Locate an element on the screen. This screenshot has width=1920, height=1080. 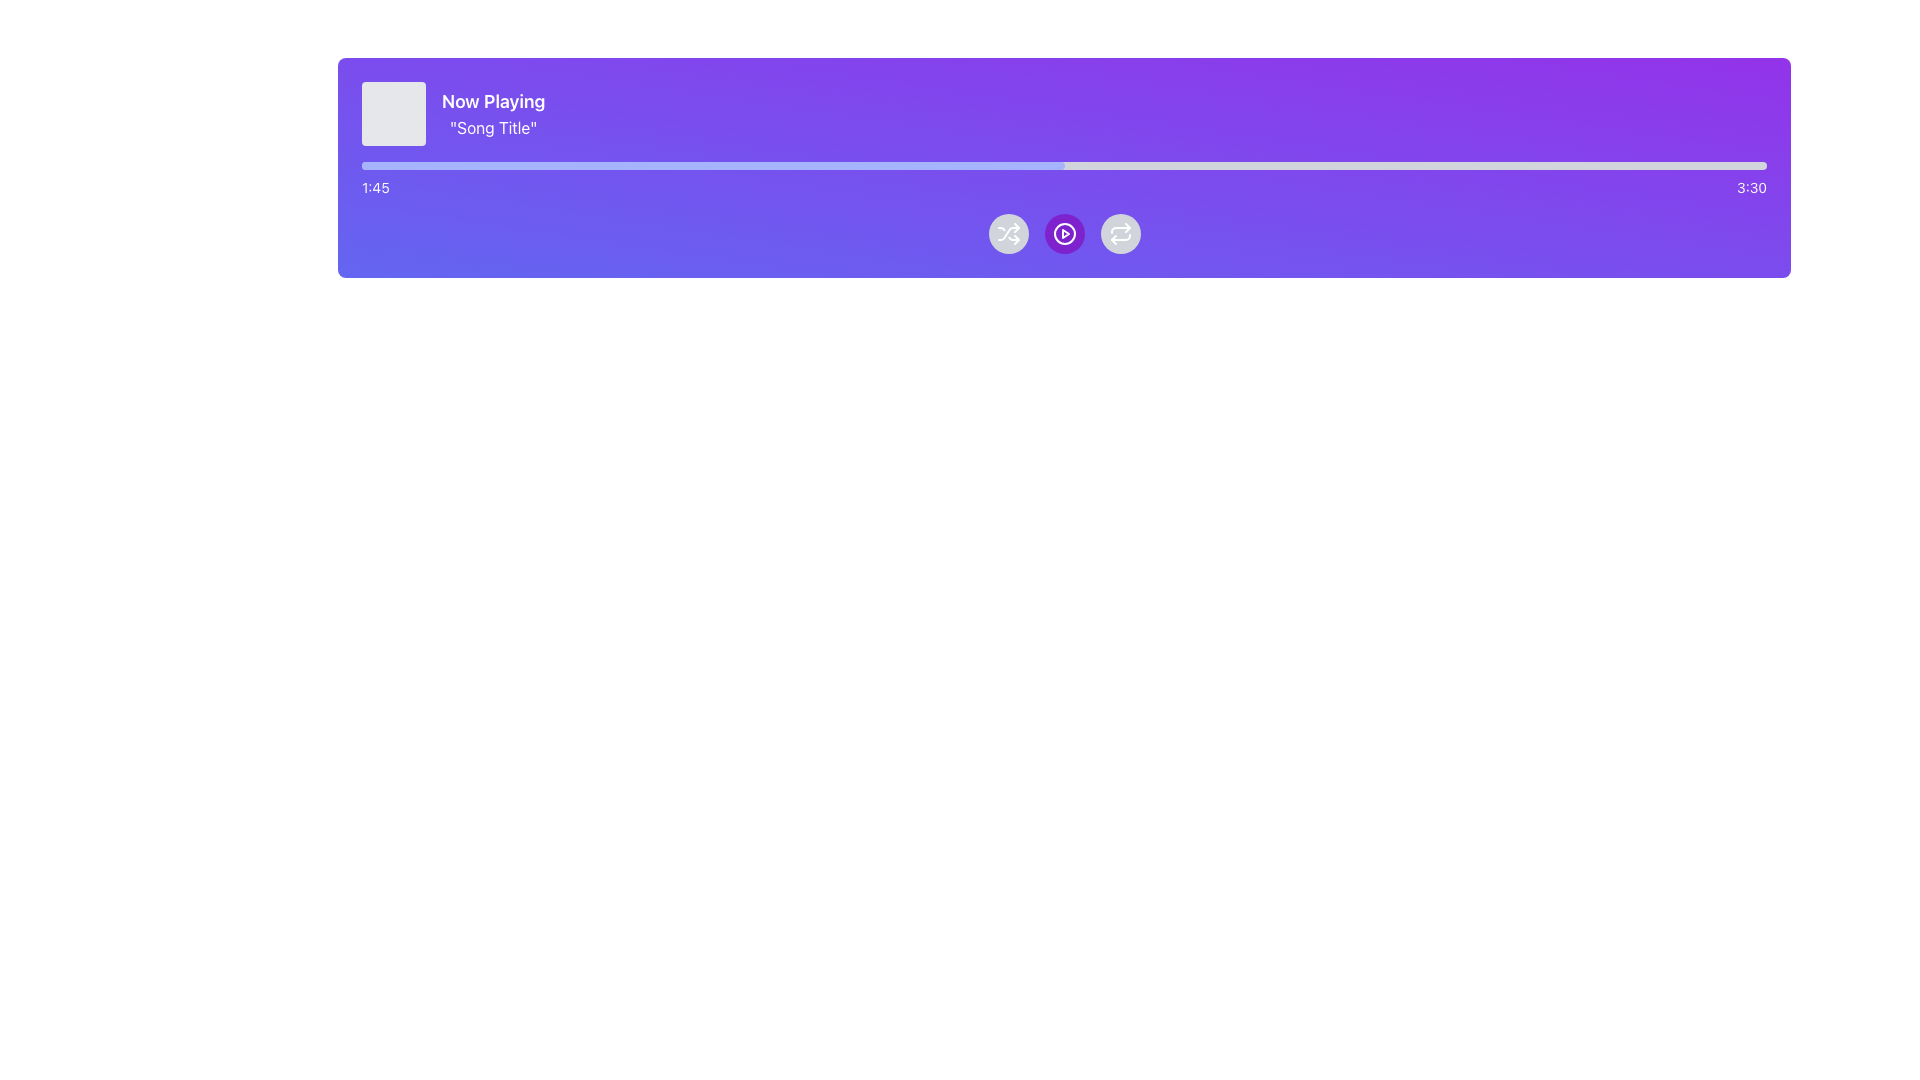
the slider is located at coordinates (1459, 164).